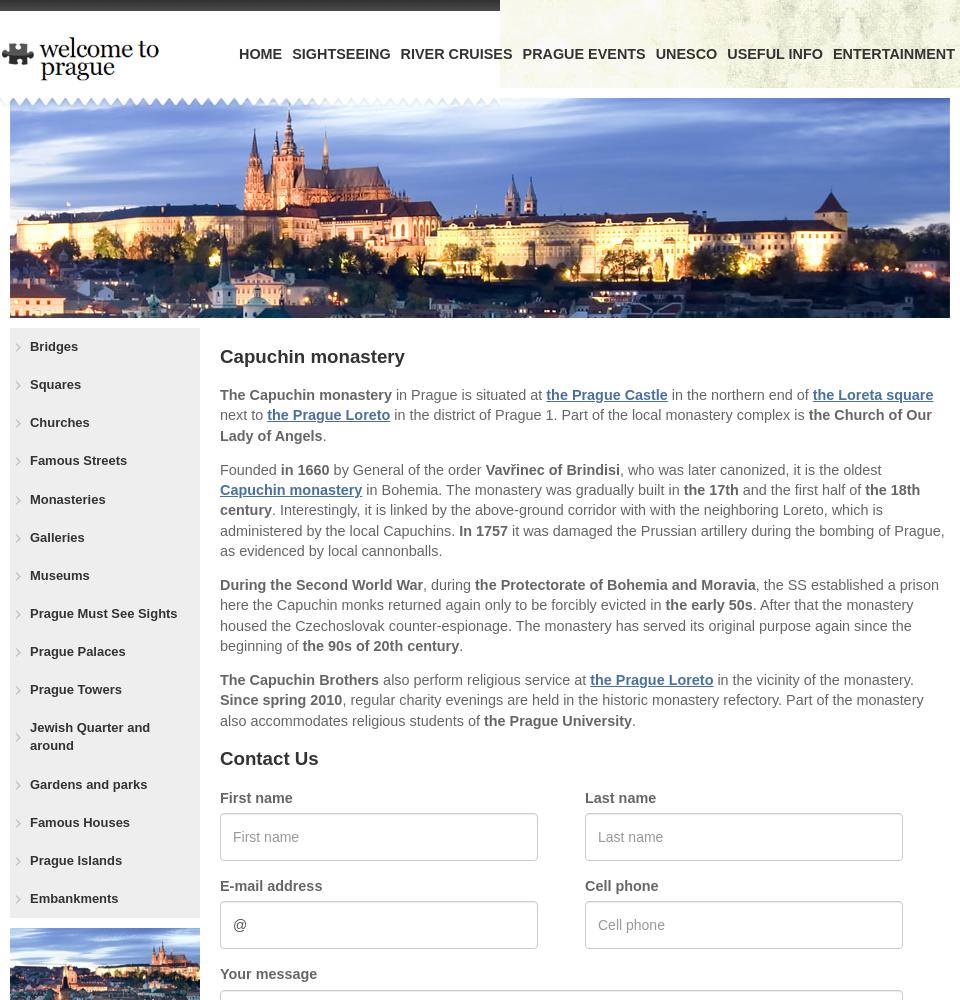  Describe the element at coordinates (28, 384) in the screenshot. I see `'Squares'` at that location.